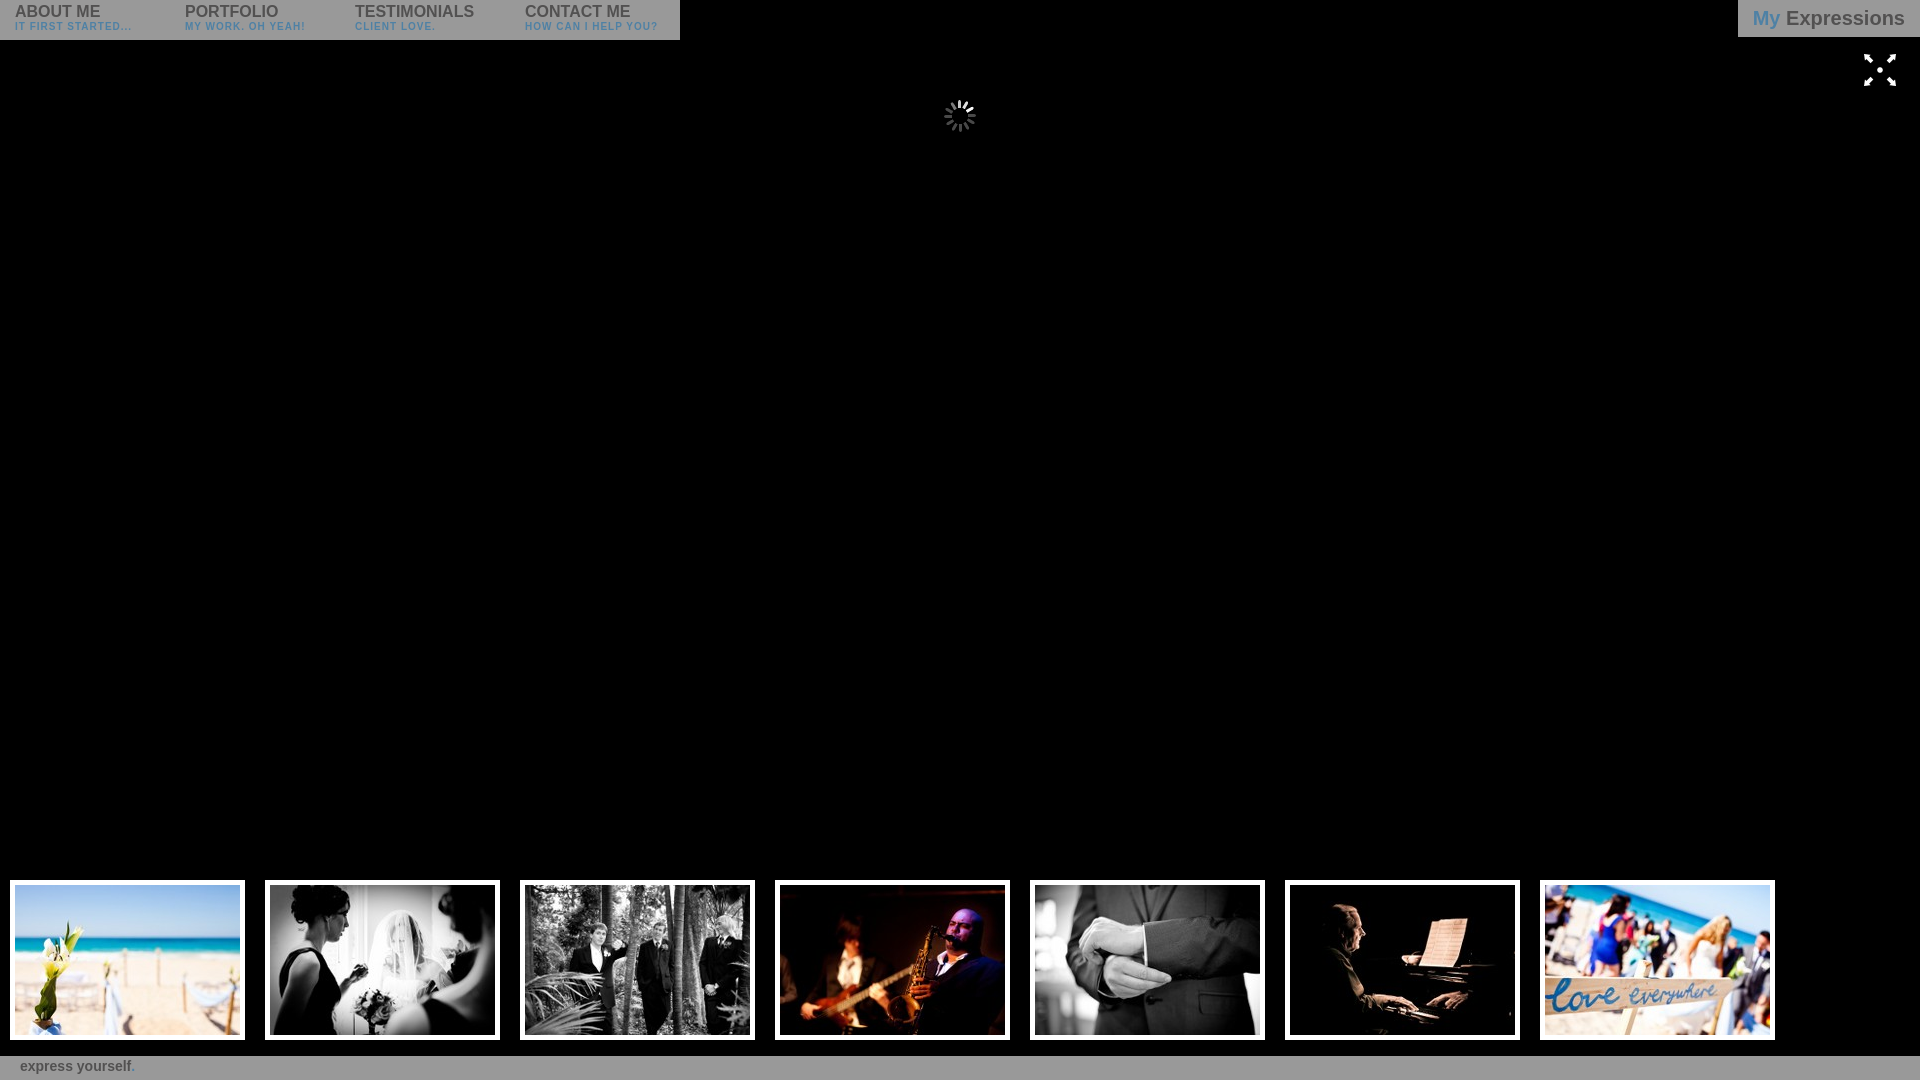 Image resolution: width=1920 pixels, height=1080 pixels. What do you see at coordinates (1657, 959) in the screenshot?
I see `'love everywhere'` at bounding box center [1657, 959].